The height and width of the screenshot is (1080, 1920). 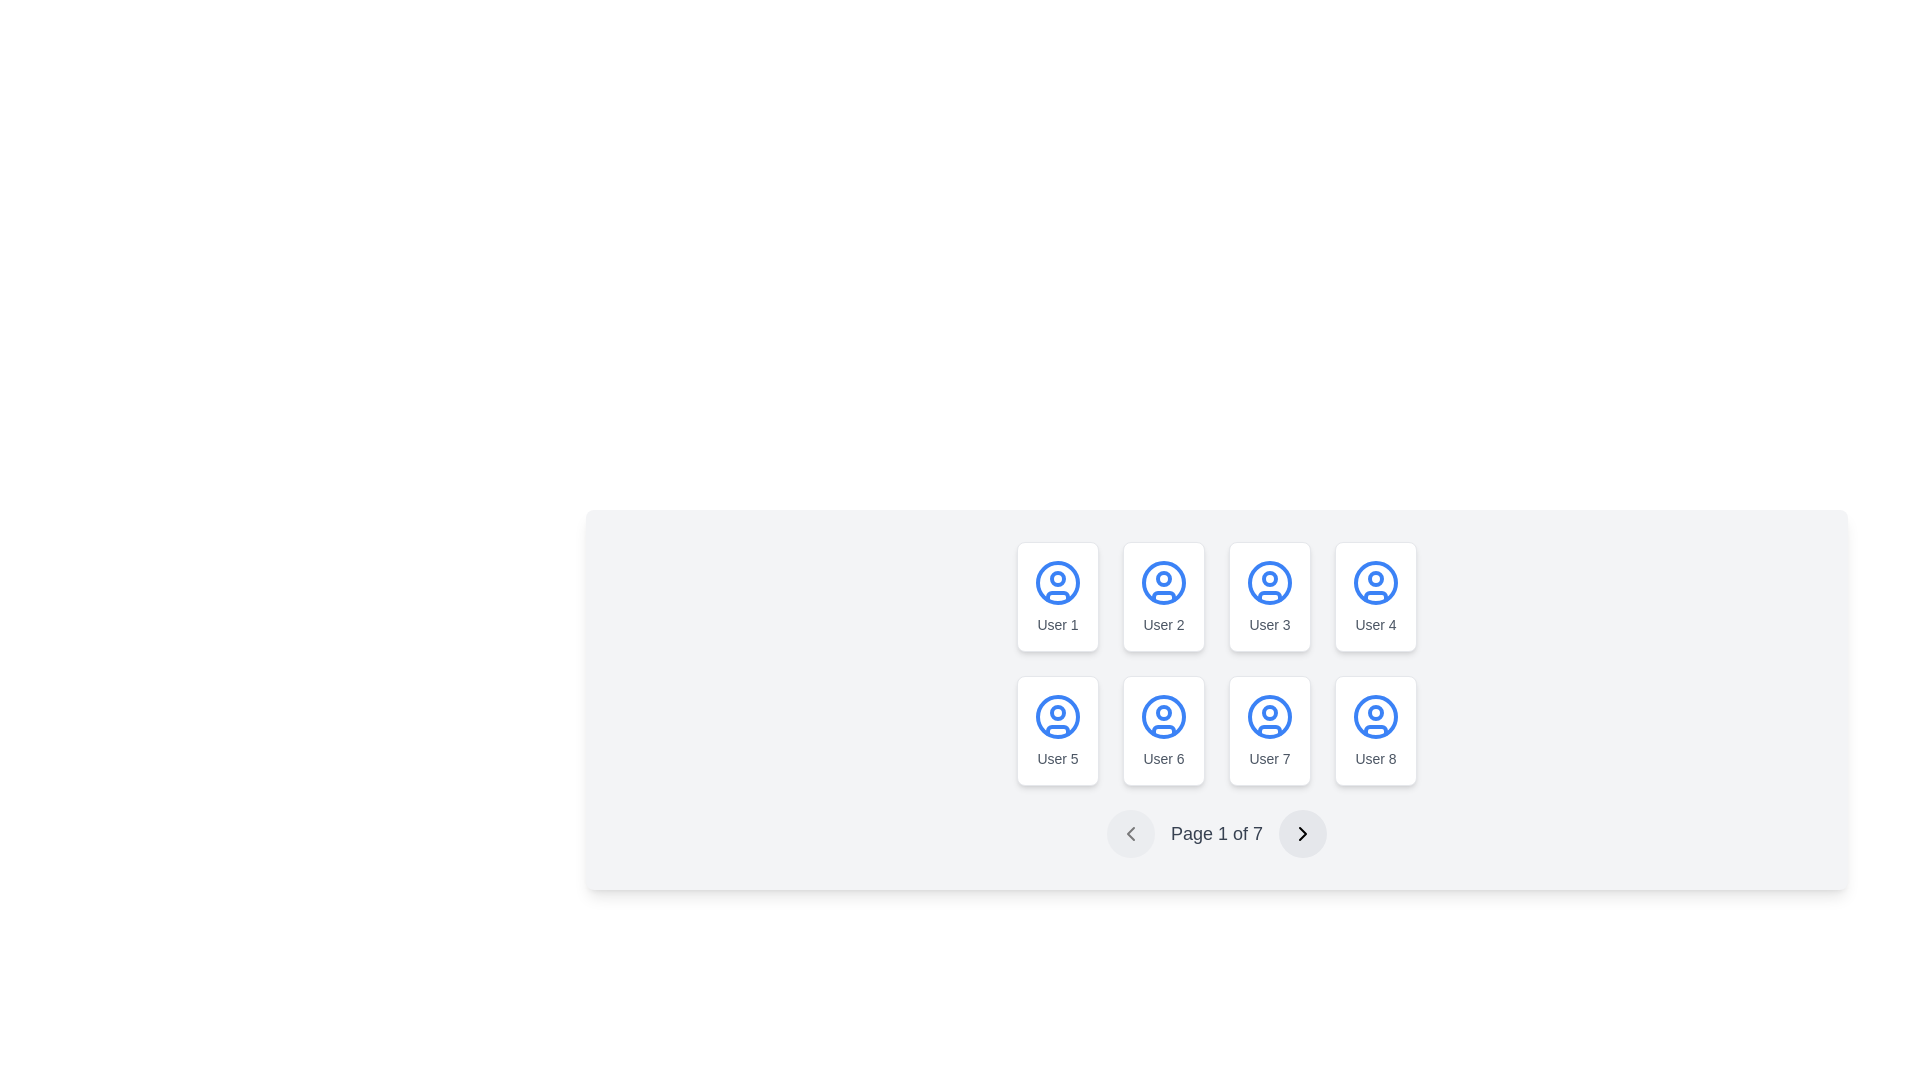 What do you see at coordinates (1056, 759) in the screenshot?
I see `the Text Label displaying 'User 5' below the blue user profile icon in the white card` at bounding box center [1056, 759].